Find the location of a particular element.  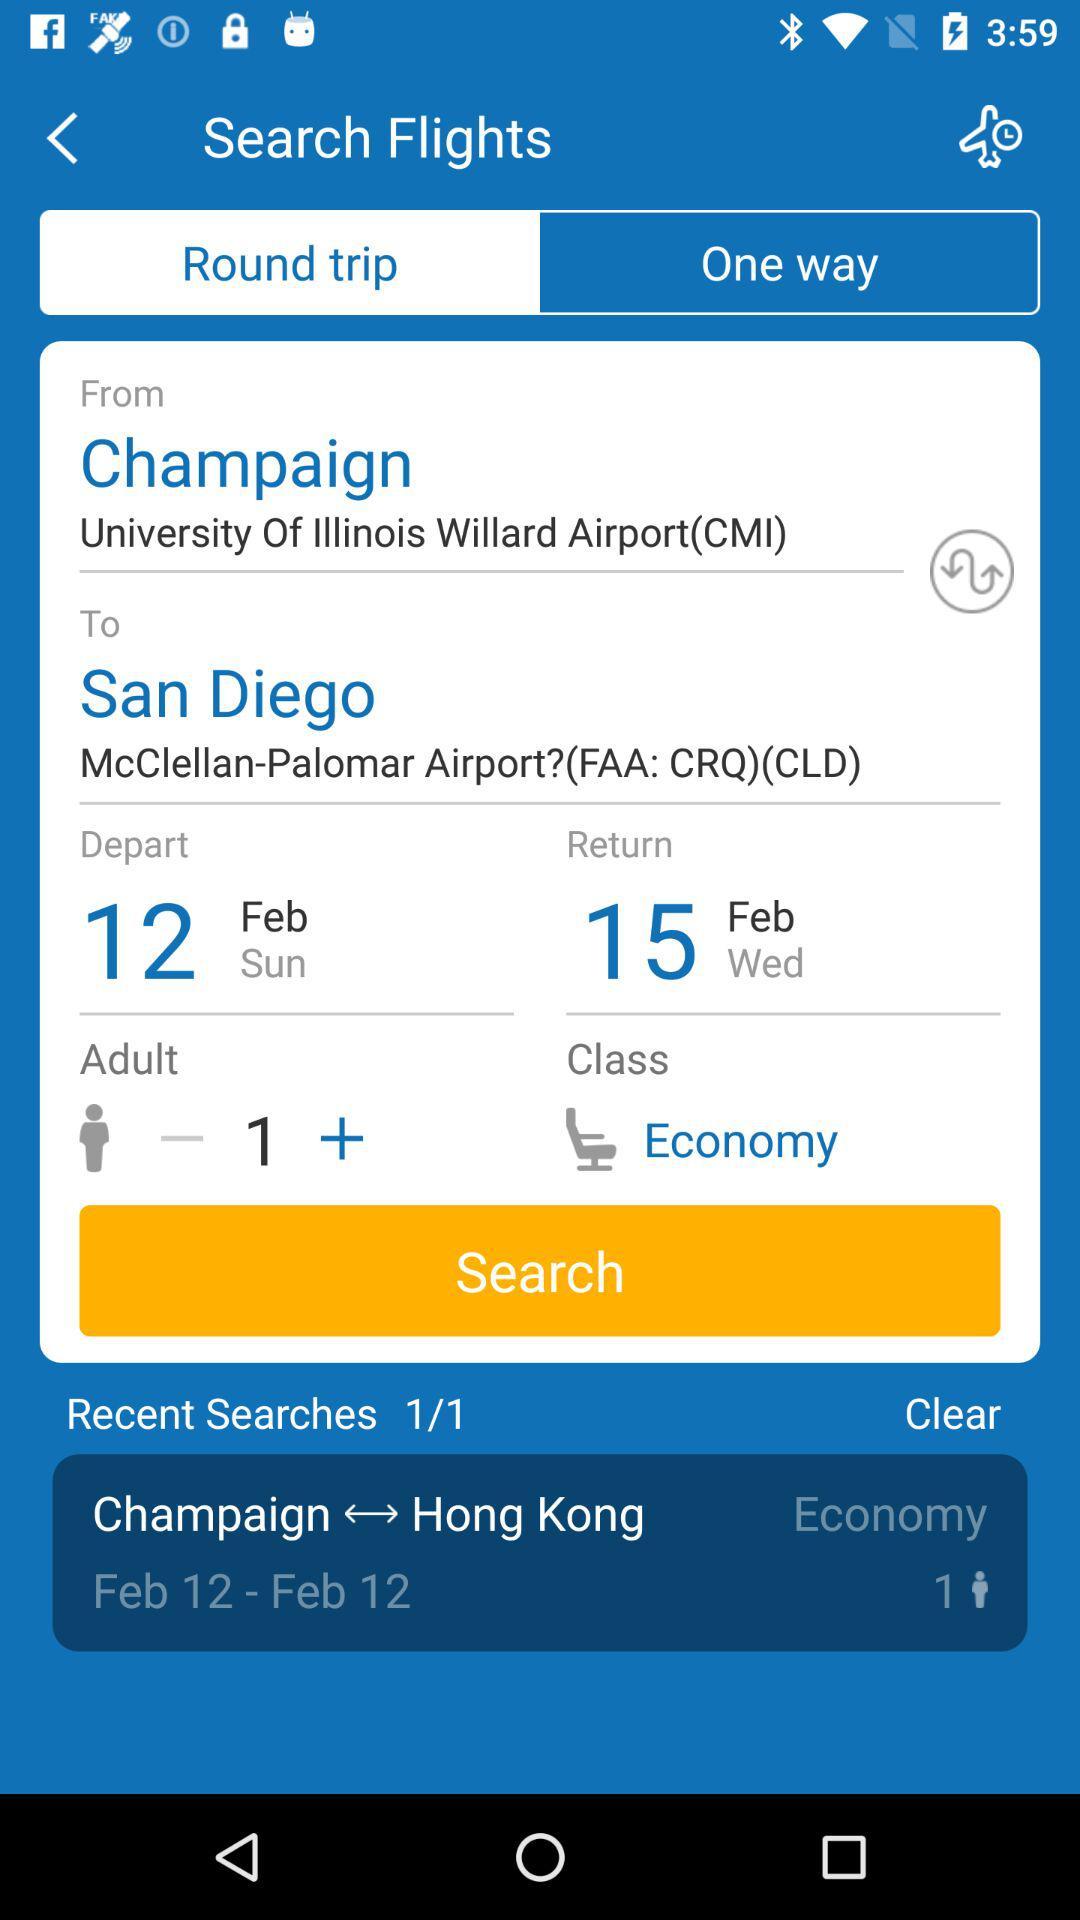

negative button is located at coordinates (189, 1138).